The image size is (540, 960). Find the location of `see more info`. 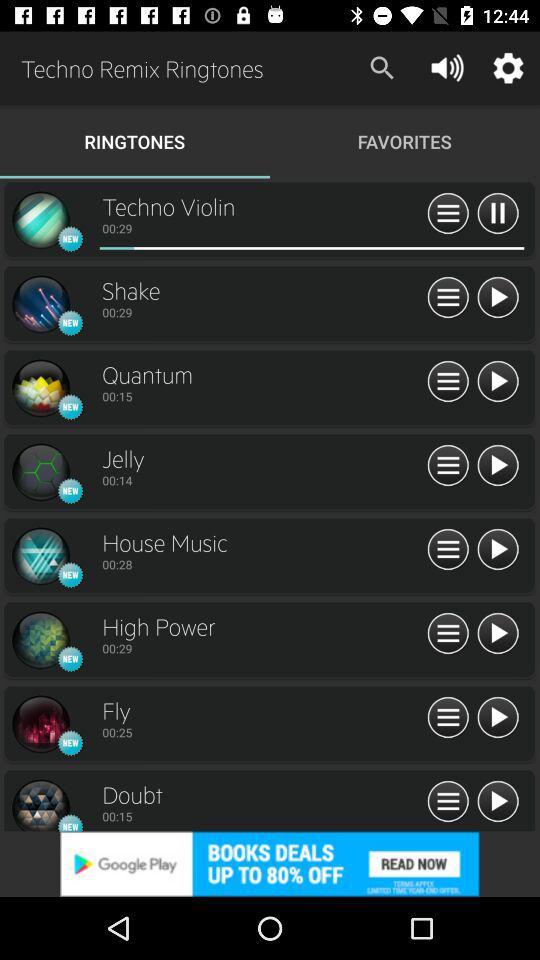

see more info is located at coordinates (448, 550).